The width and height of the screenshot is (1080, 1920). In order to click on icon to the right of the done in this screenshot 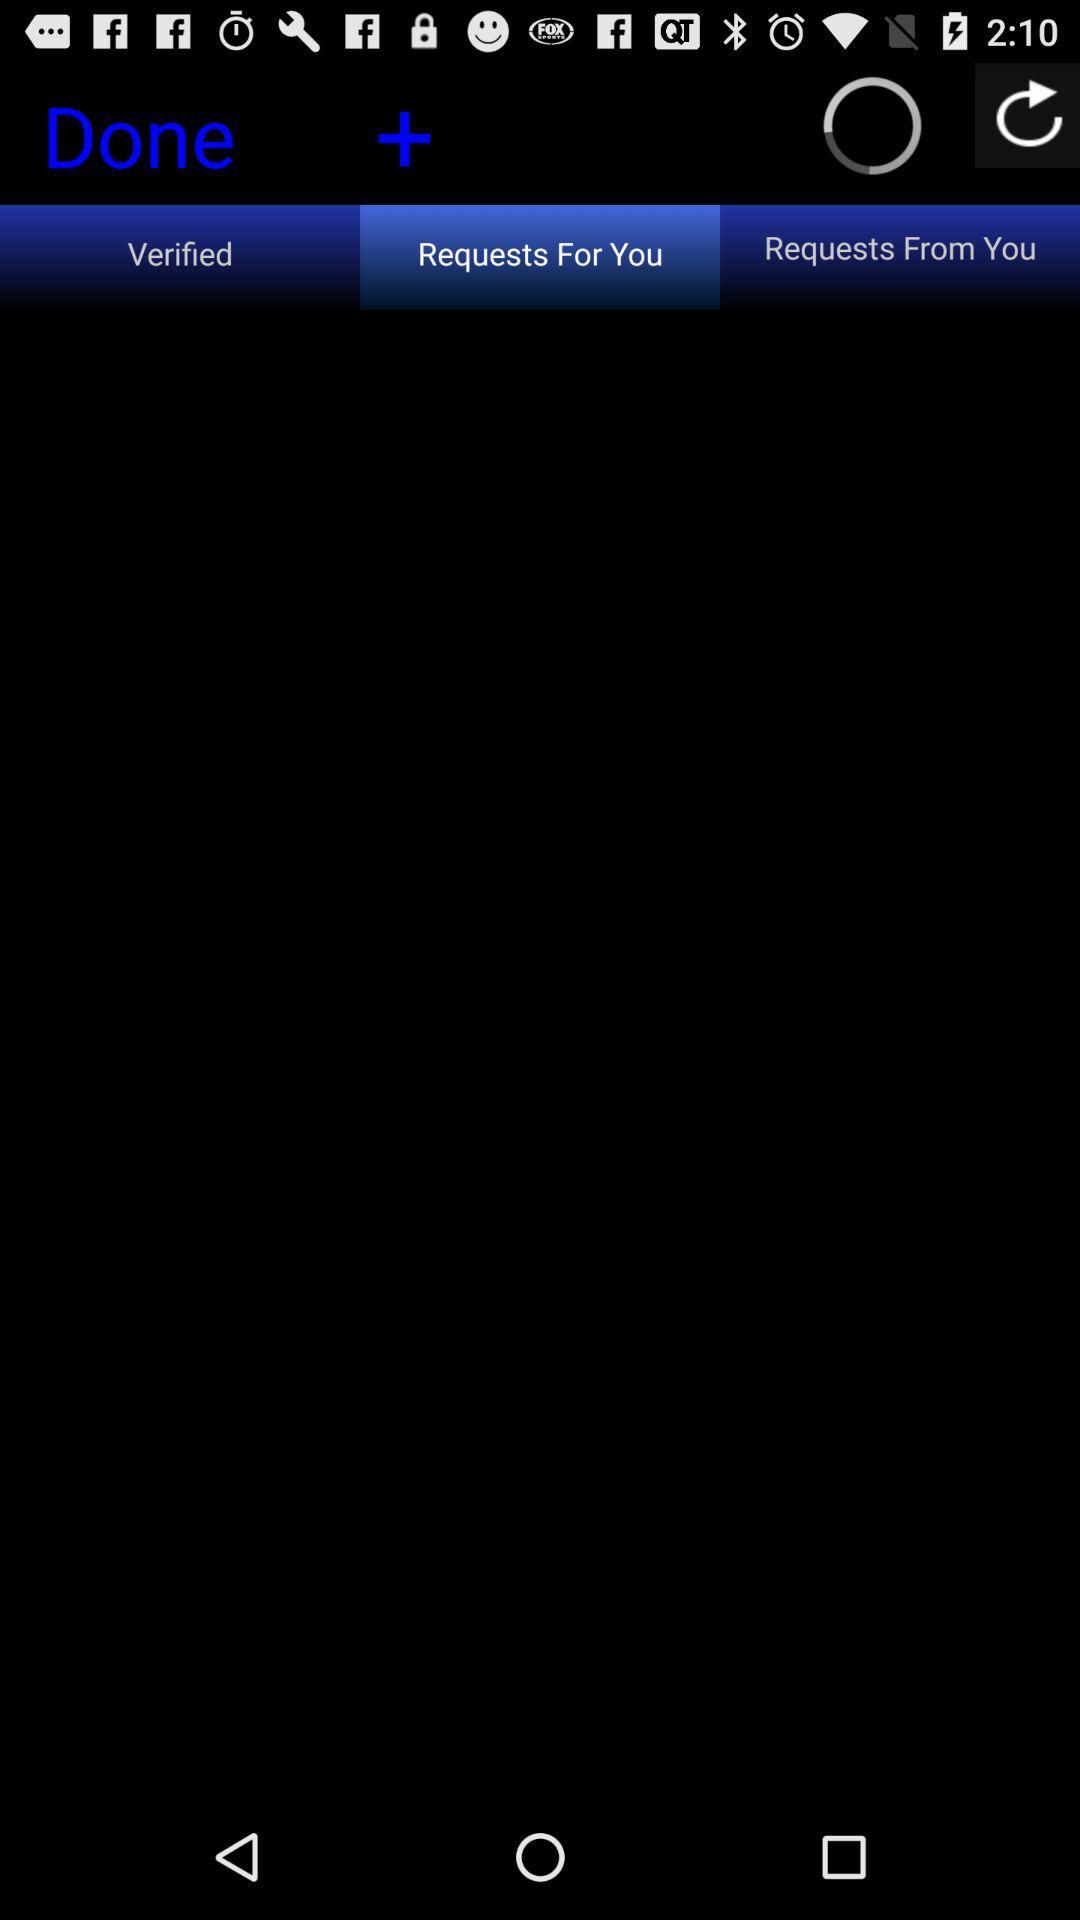, I will do `click(404, 131)`.